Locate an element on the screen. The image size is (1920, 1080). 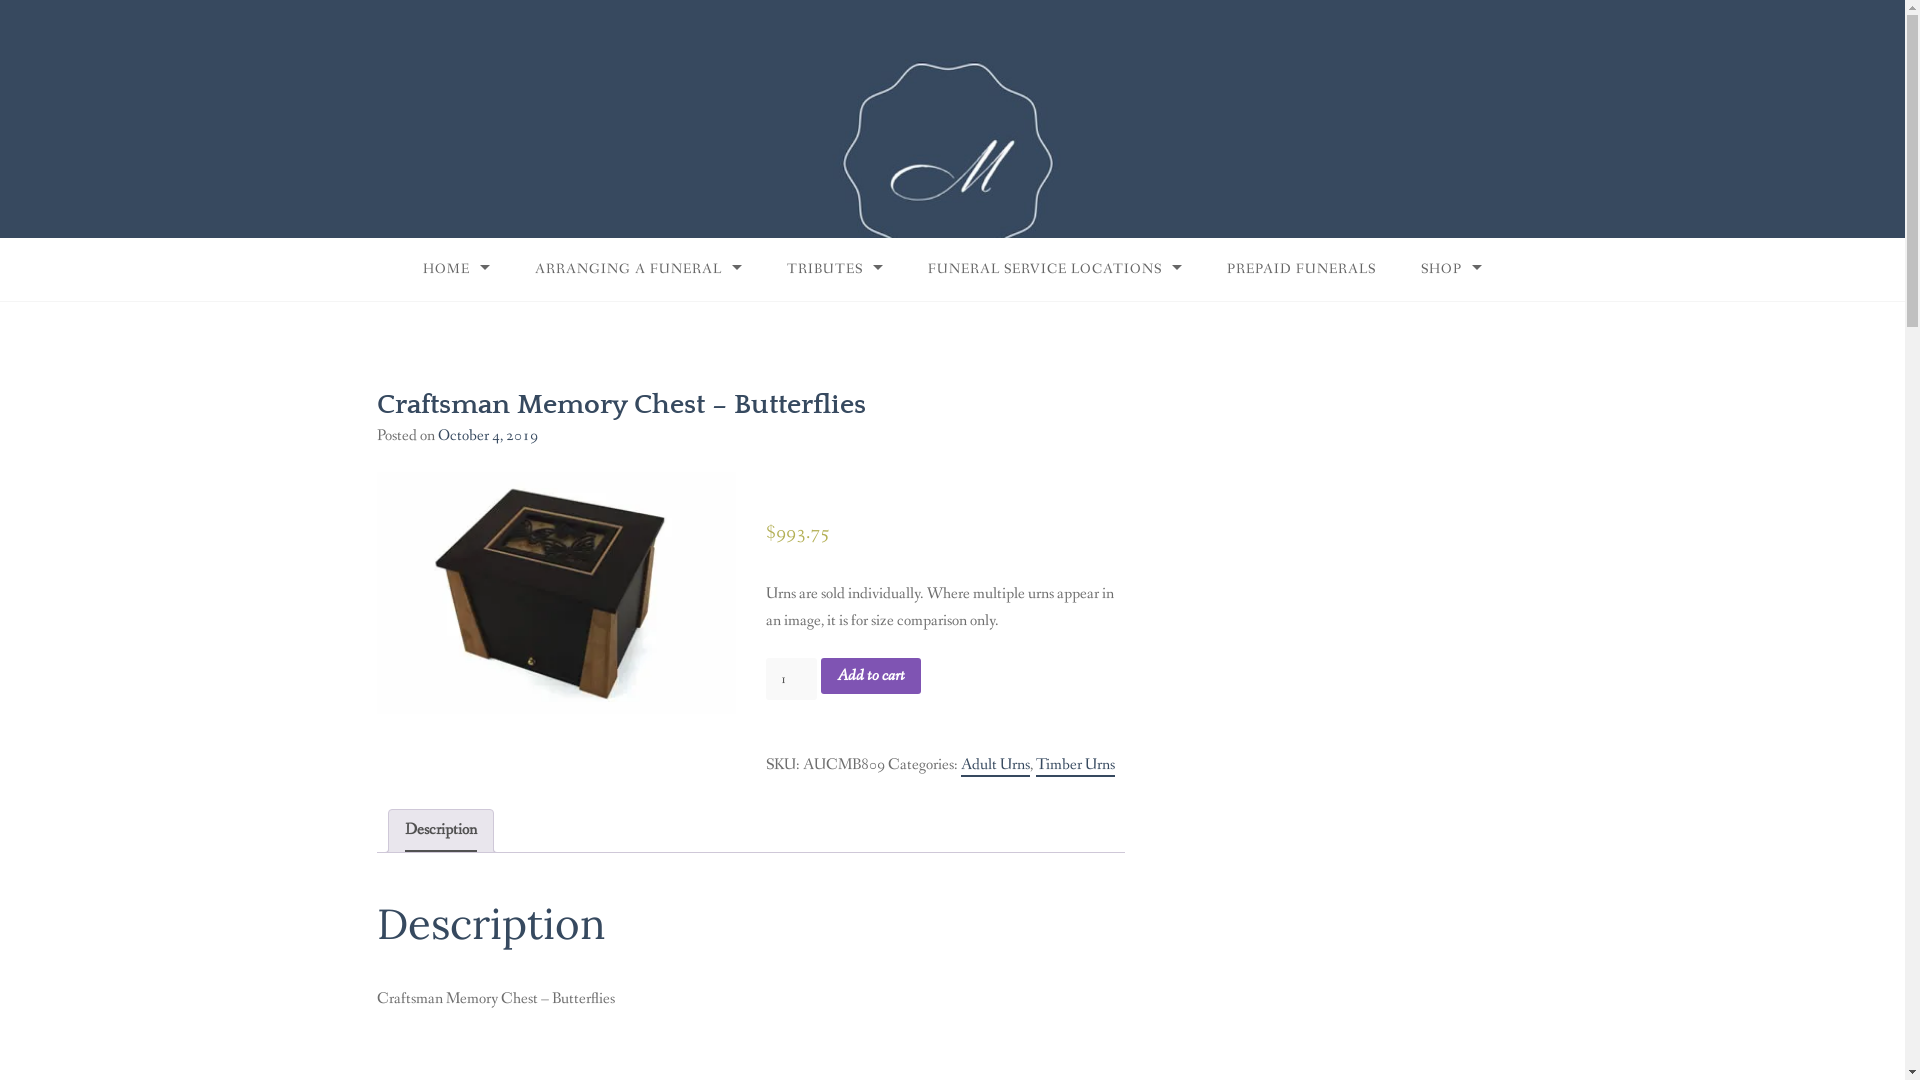
'HOME' is located at coordinates (455, 268).